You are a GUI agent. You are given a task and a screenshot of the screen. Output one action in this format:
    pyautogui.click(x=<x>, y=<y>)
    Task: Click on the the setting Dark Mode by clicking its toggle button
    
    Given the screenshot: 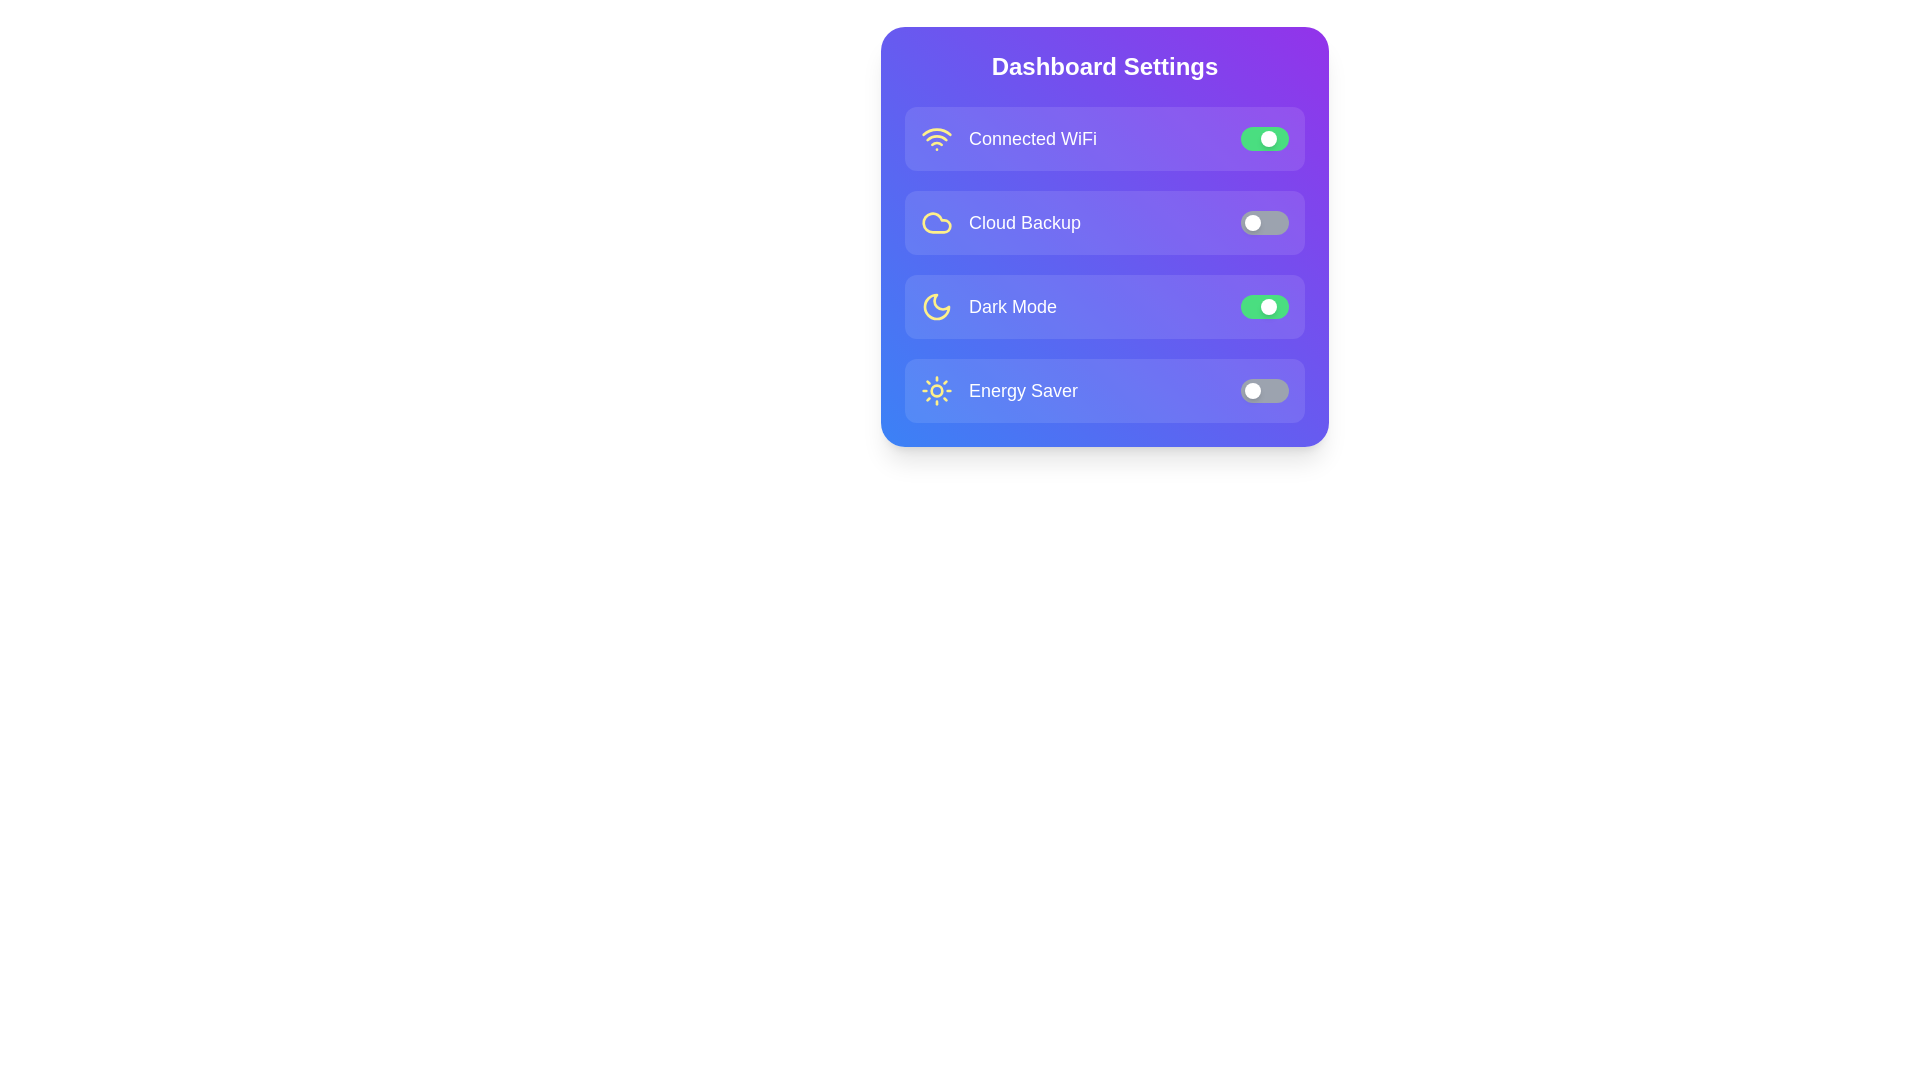 What is the action you would take?
    pyautogui.click(x=1264, y=307)
    